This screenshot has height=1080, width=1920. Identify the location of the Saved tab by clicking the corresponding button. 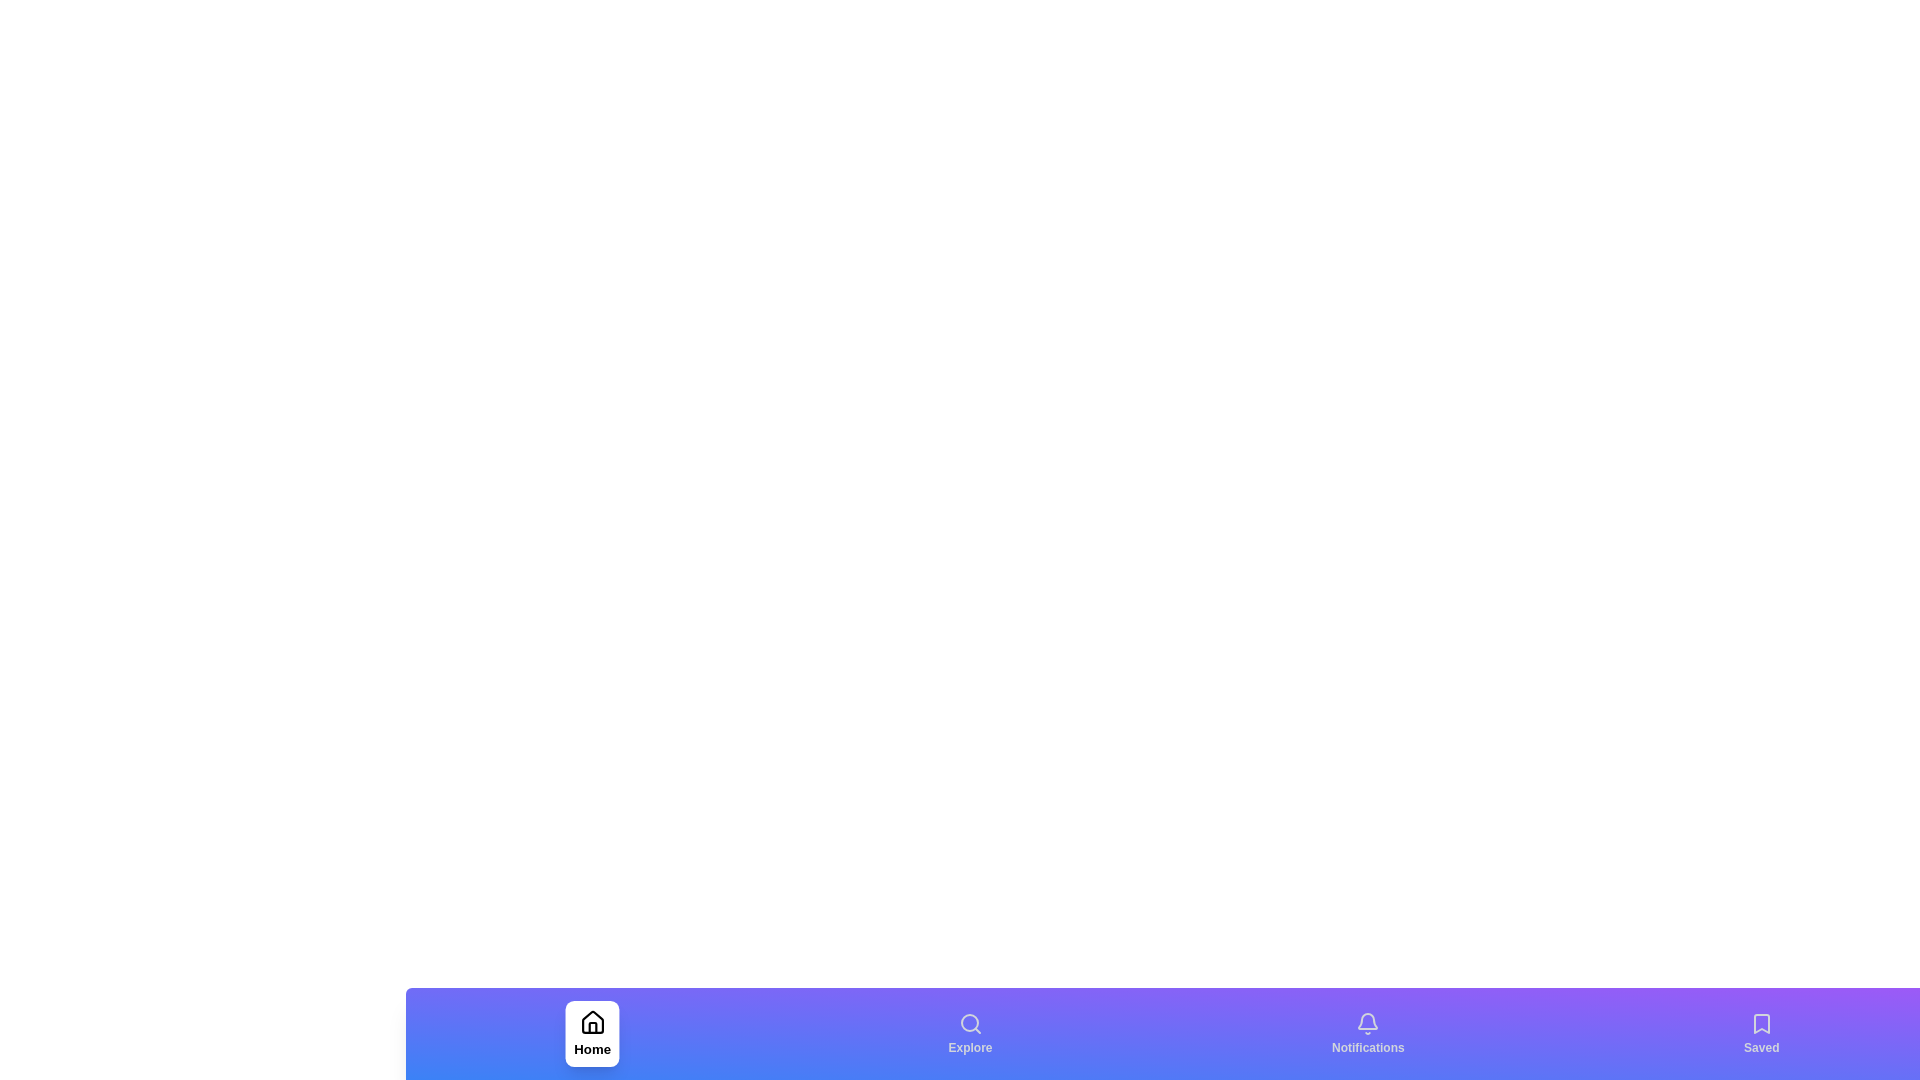
(1761, 1033).